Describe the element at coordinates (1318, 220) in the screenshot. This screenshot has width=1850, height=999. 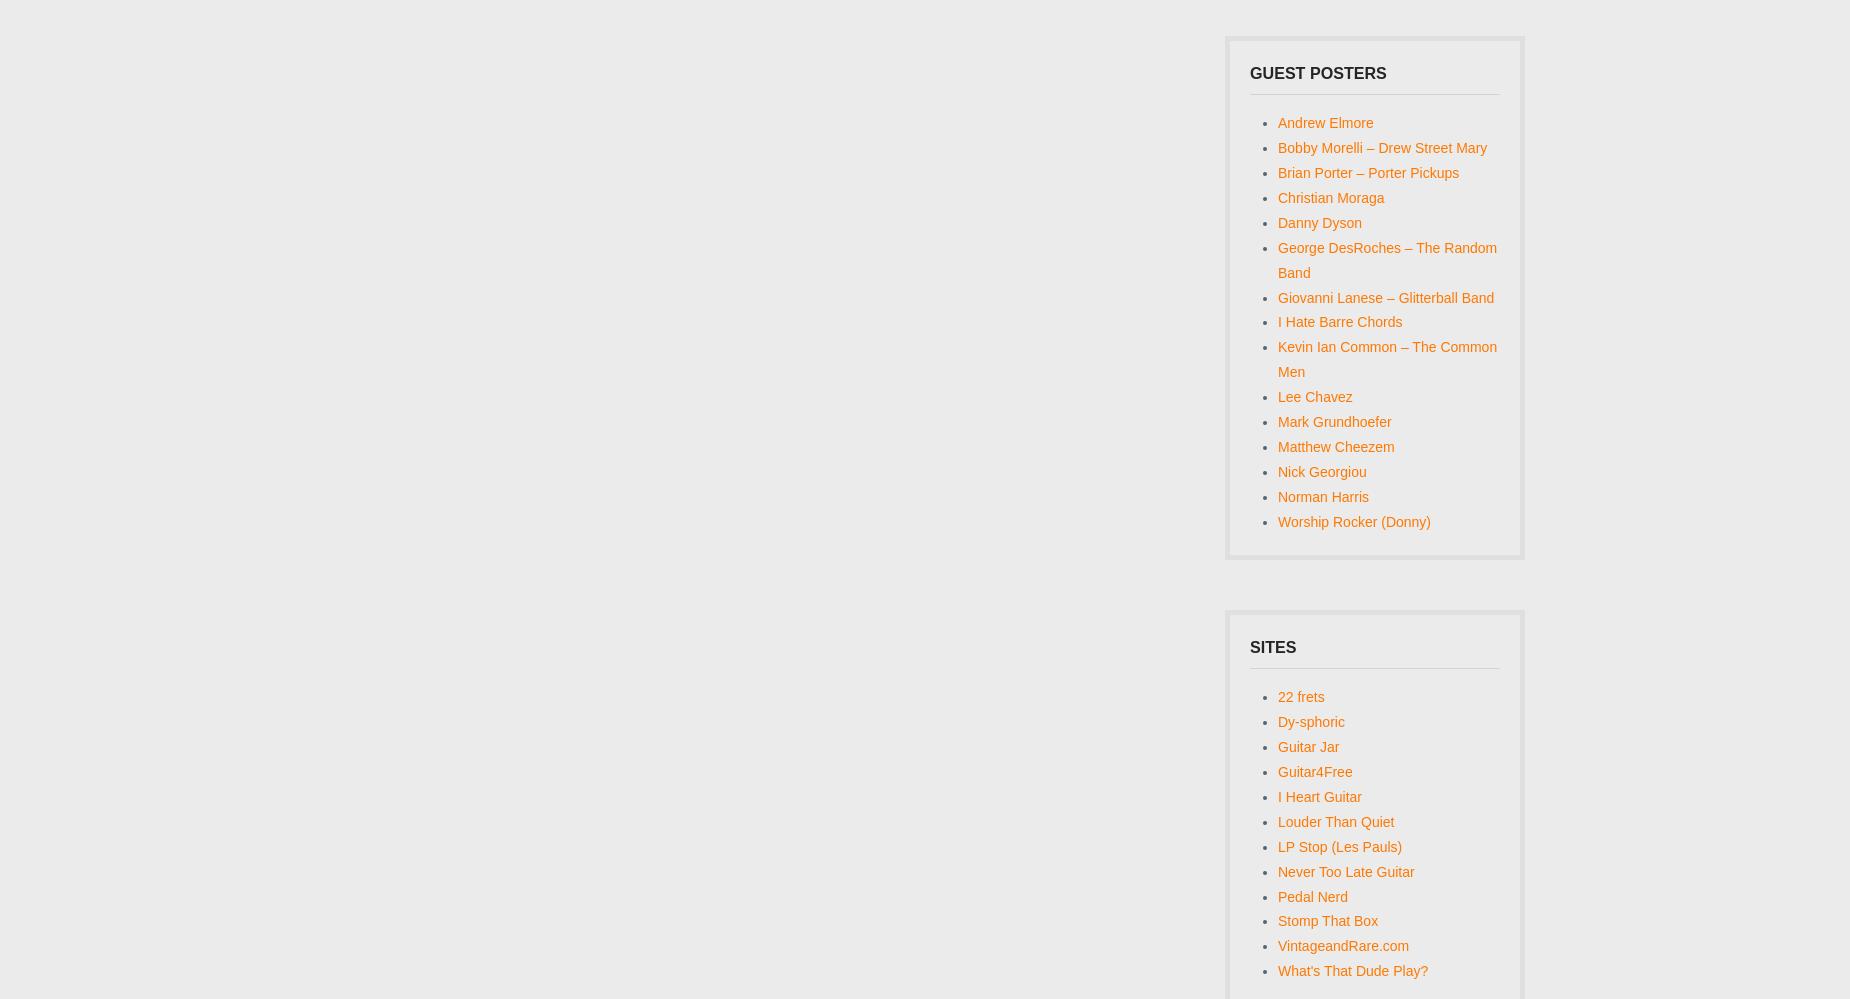
I see `'Danny Dyson'` at that location.